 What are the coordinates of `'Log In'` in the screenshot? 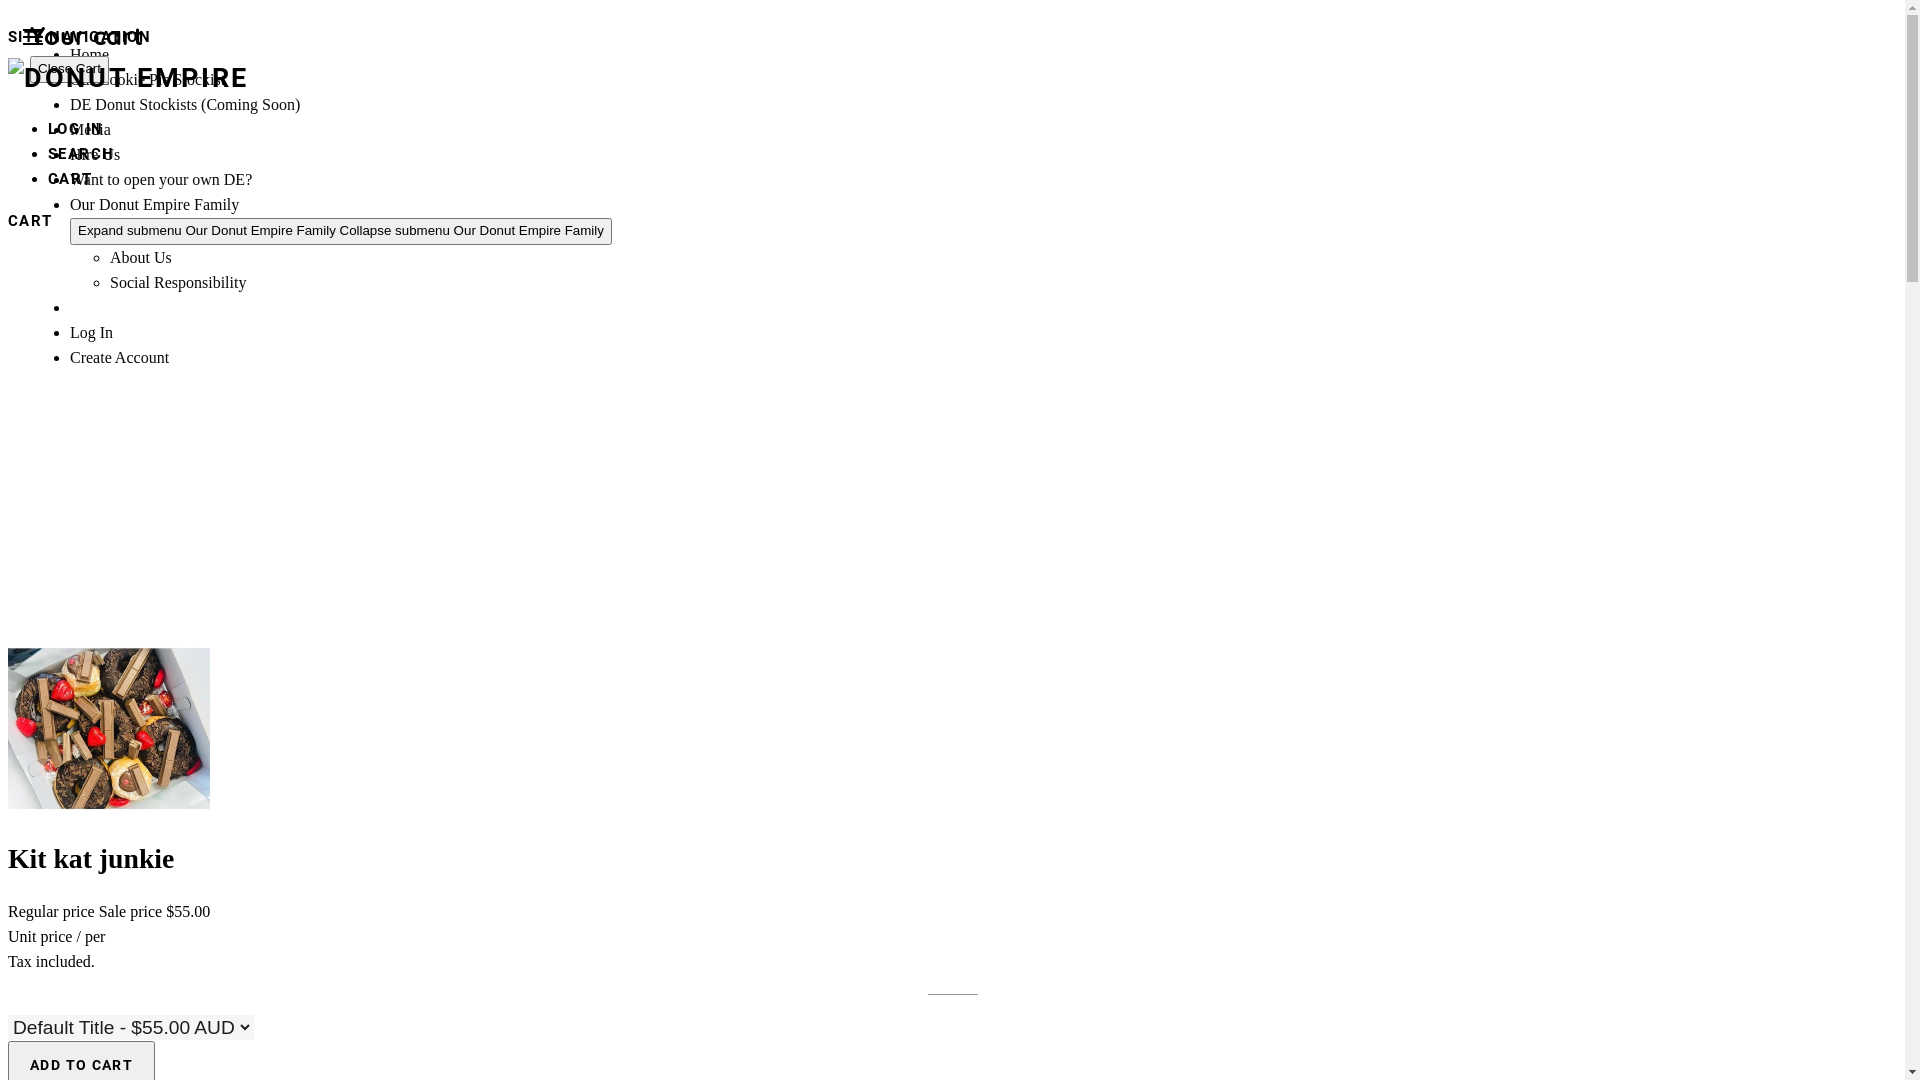 It's located at (90, 331).